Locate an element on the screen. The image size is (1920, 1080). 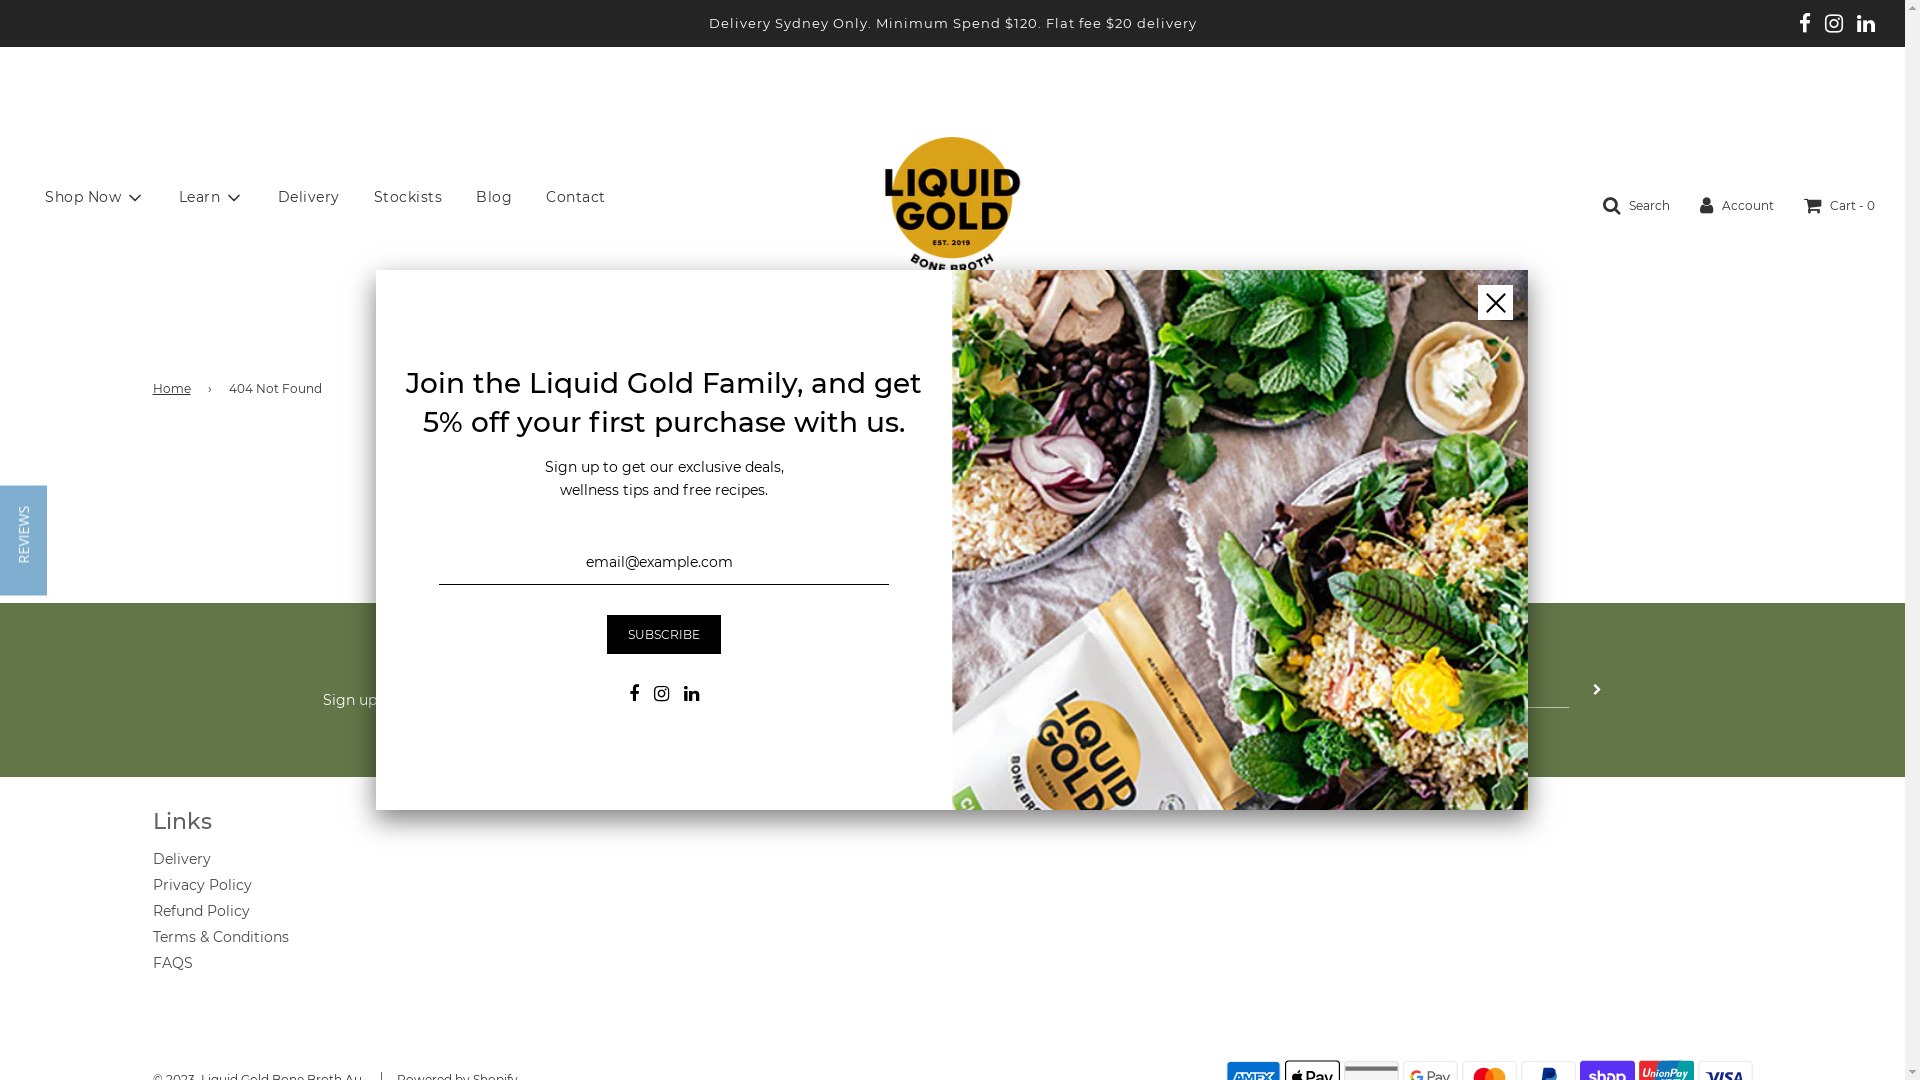
'Privacy Policy' is located at coordinates (201, 883).